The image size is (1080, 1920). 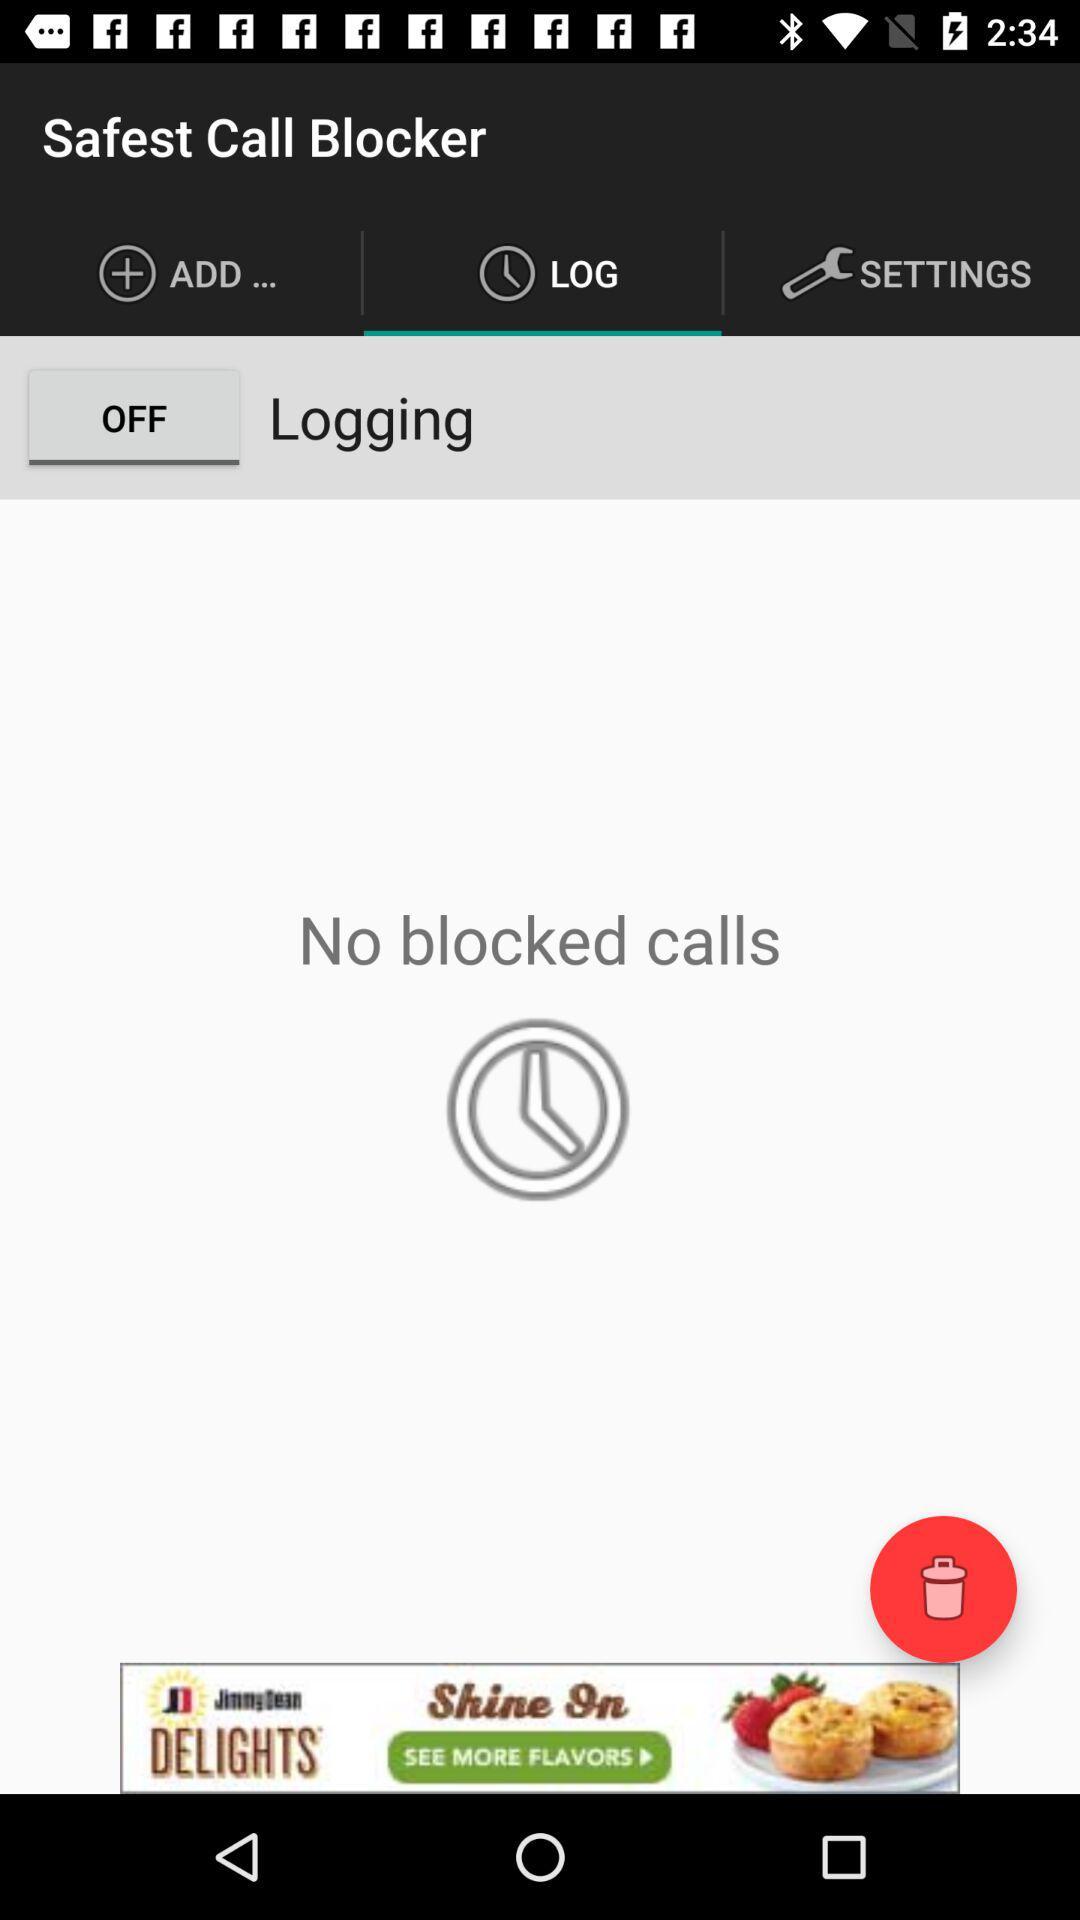 I want to click on click and open link to website, so click(x=540, y=1727).